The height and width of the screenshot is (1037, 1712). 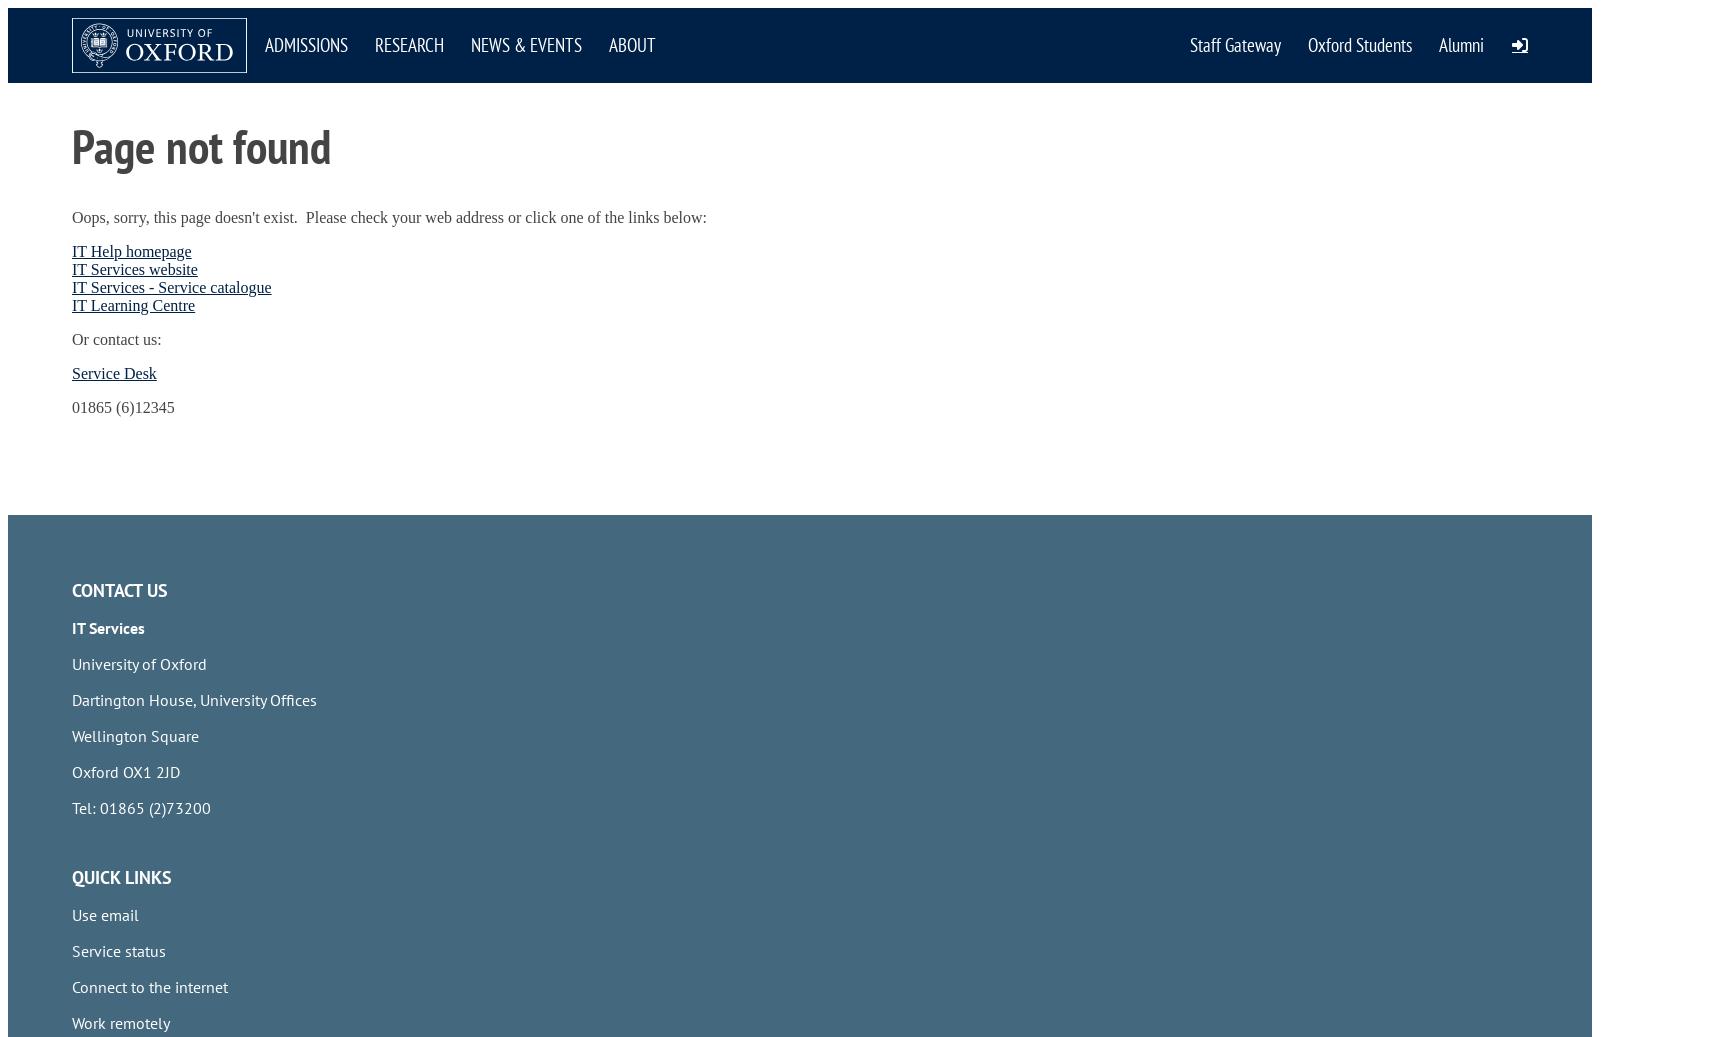 I want to click on 'HR Self-Service login', so click(x=71, y=378).